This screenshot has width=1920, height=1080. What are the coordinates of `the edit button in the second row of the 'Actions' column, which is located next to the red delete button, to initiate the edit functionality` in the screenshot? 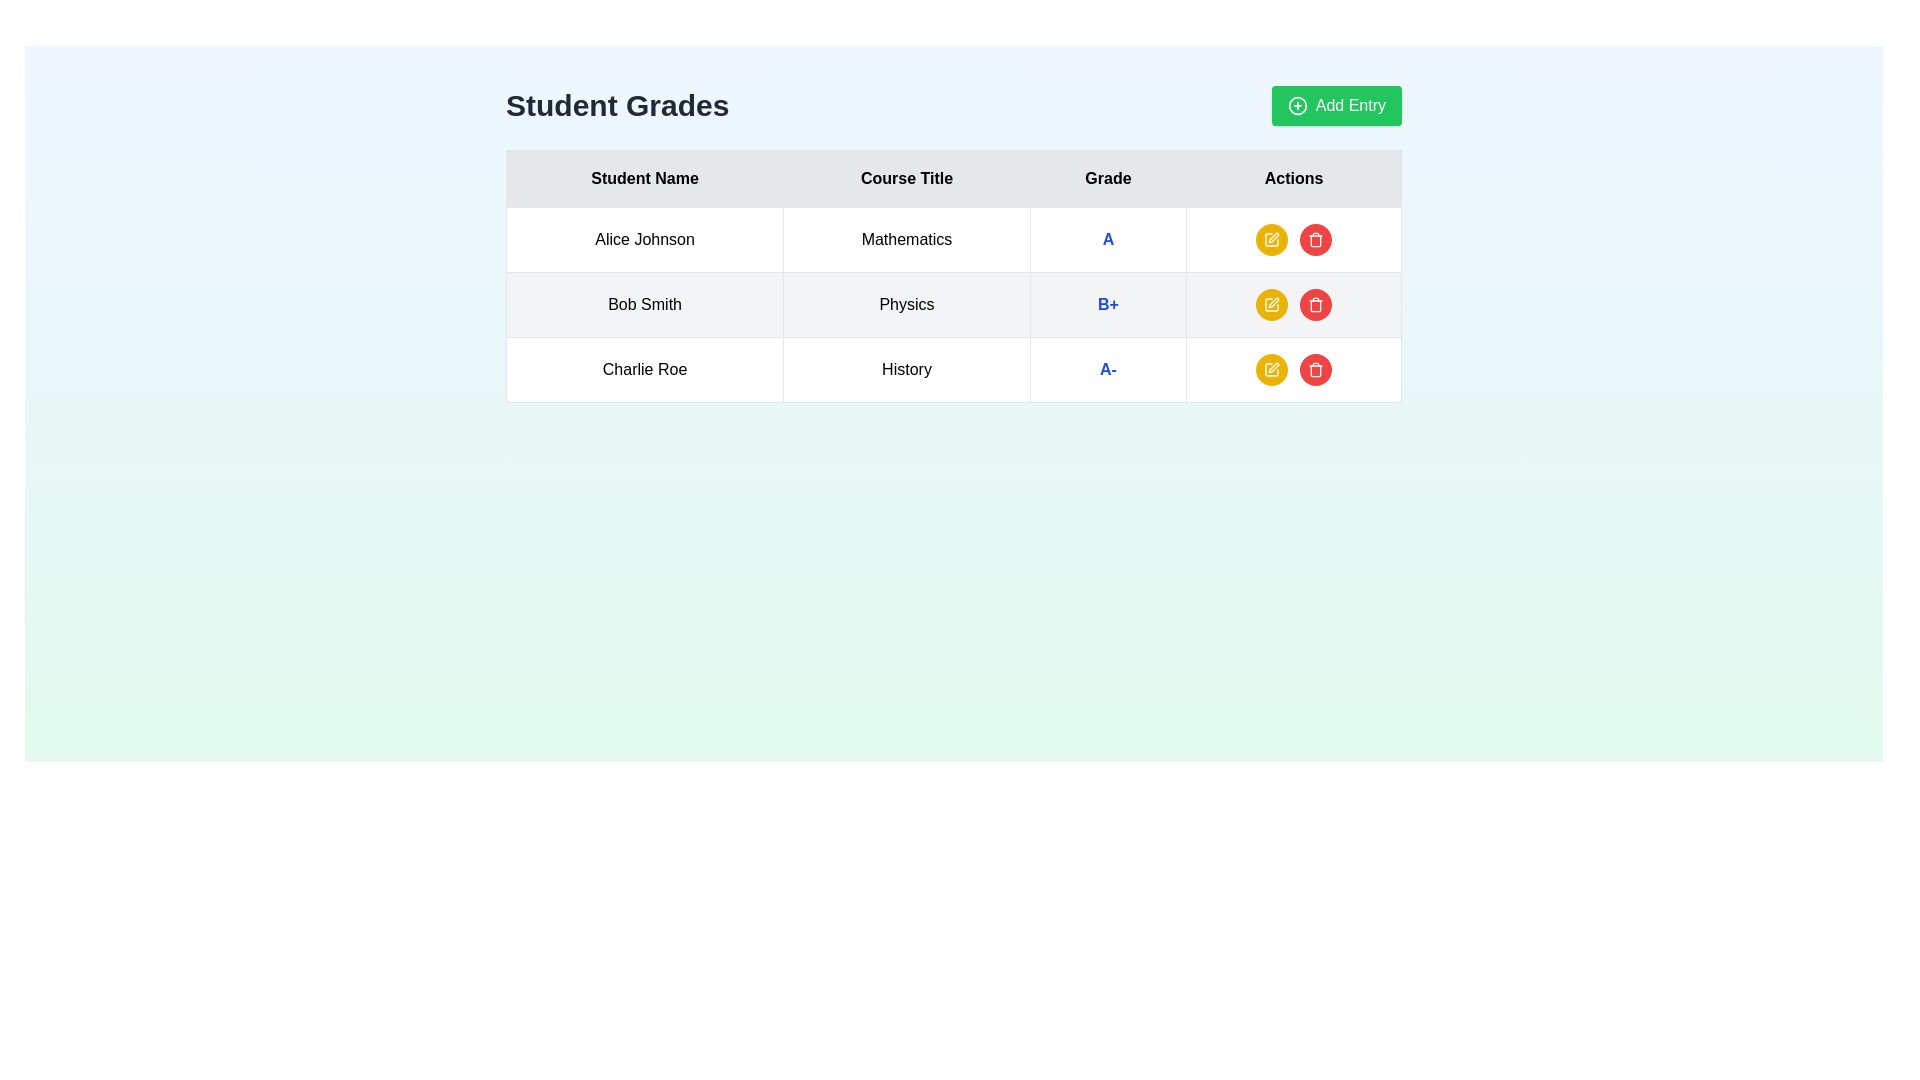 It's located at (1271, 304).